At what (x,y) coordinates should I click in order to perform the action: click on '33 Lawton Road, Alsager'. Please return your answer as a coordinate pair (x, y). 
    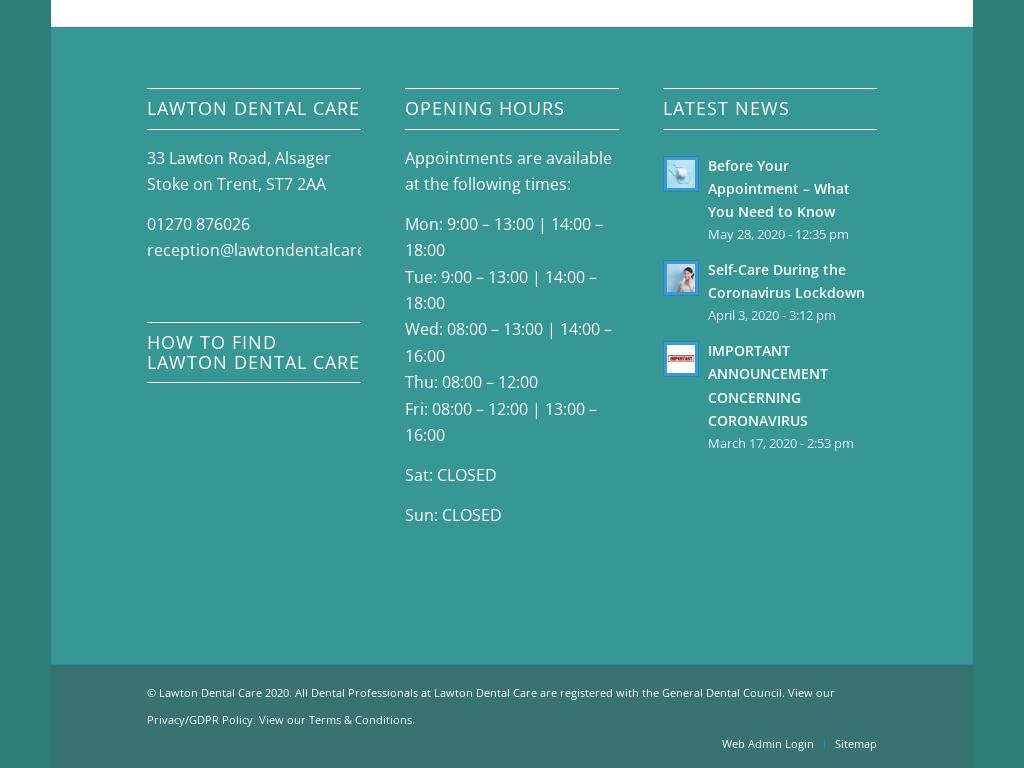
    Looking at the image, I should click on (146, 155).